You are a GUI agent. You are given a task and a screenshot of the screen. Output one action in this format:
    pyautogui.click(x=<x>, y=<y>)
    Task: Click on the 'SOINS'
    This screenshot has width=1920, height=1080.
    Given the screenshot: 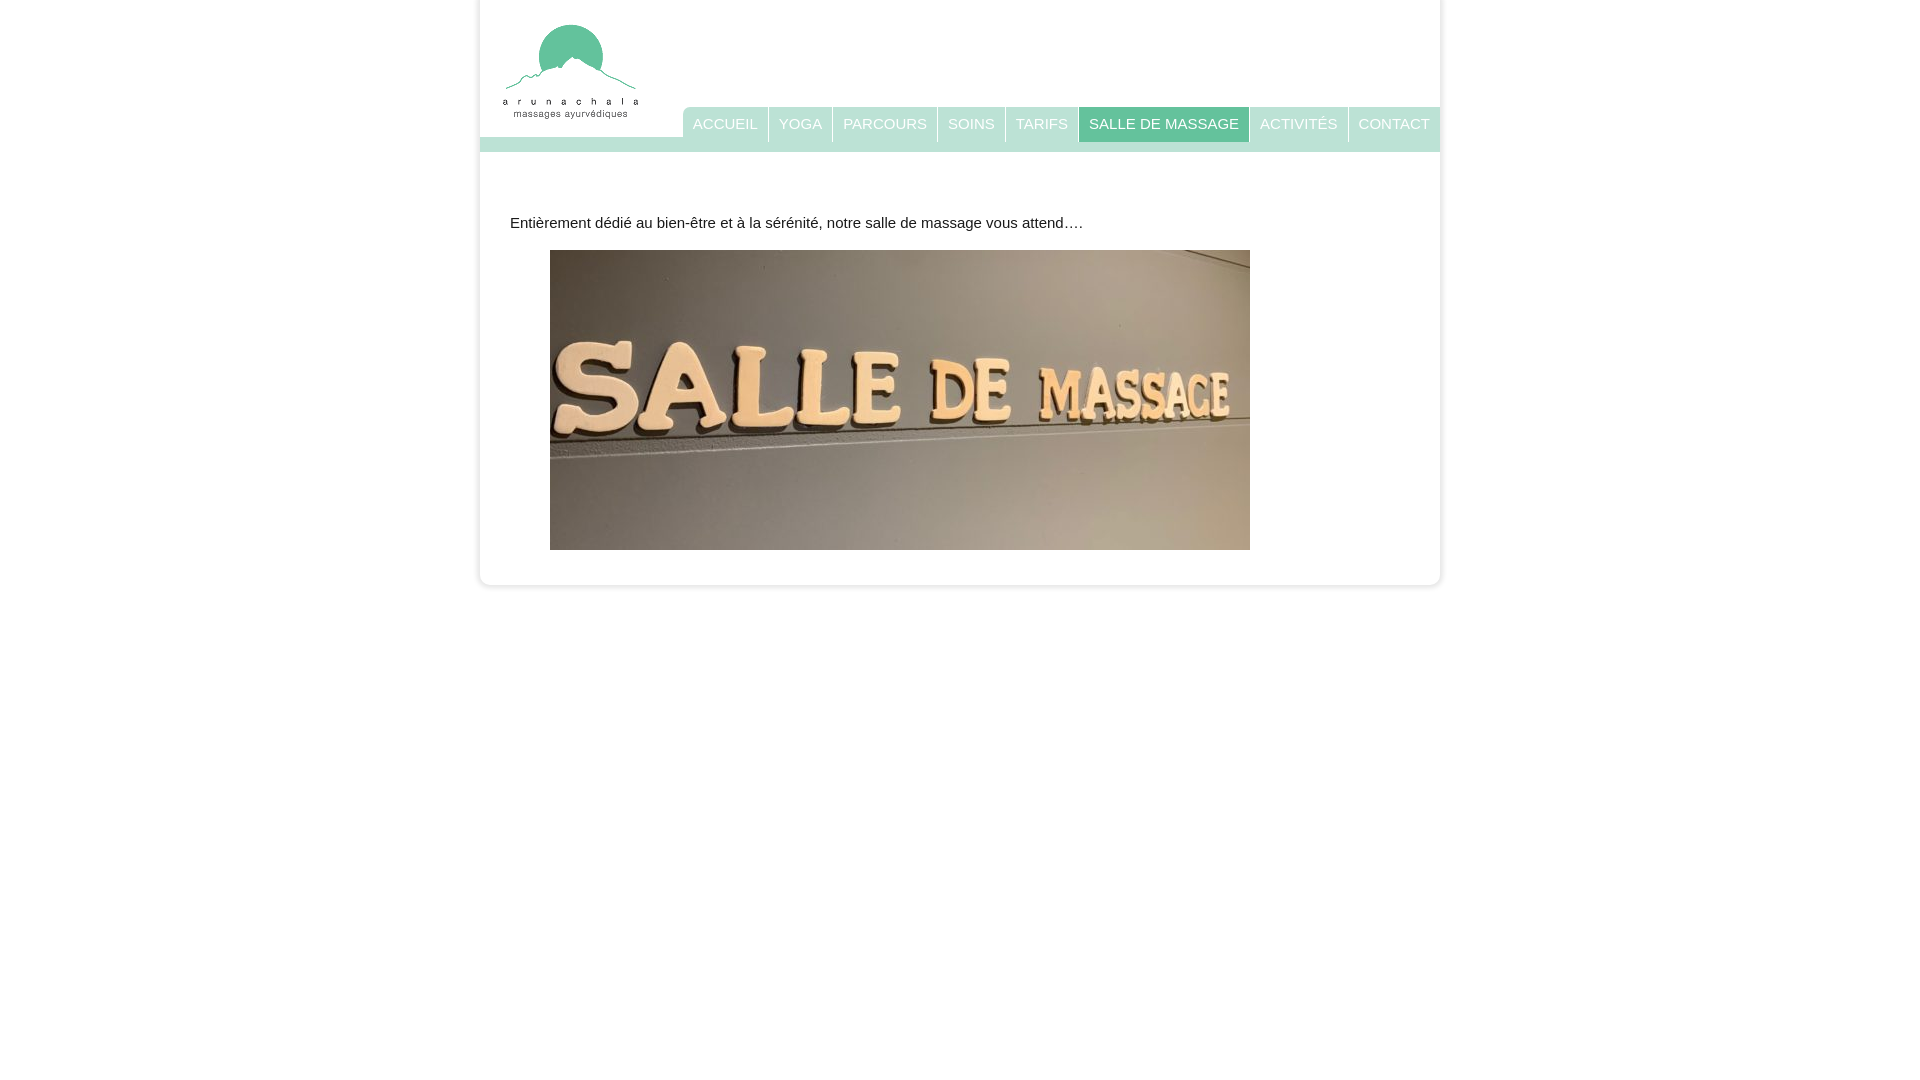 What is the action you would take?
    pyautogui.click(x=971, y=123)
    